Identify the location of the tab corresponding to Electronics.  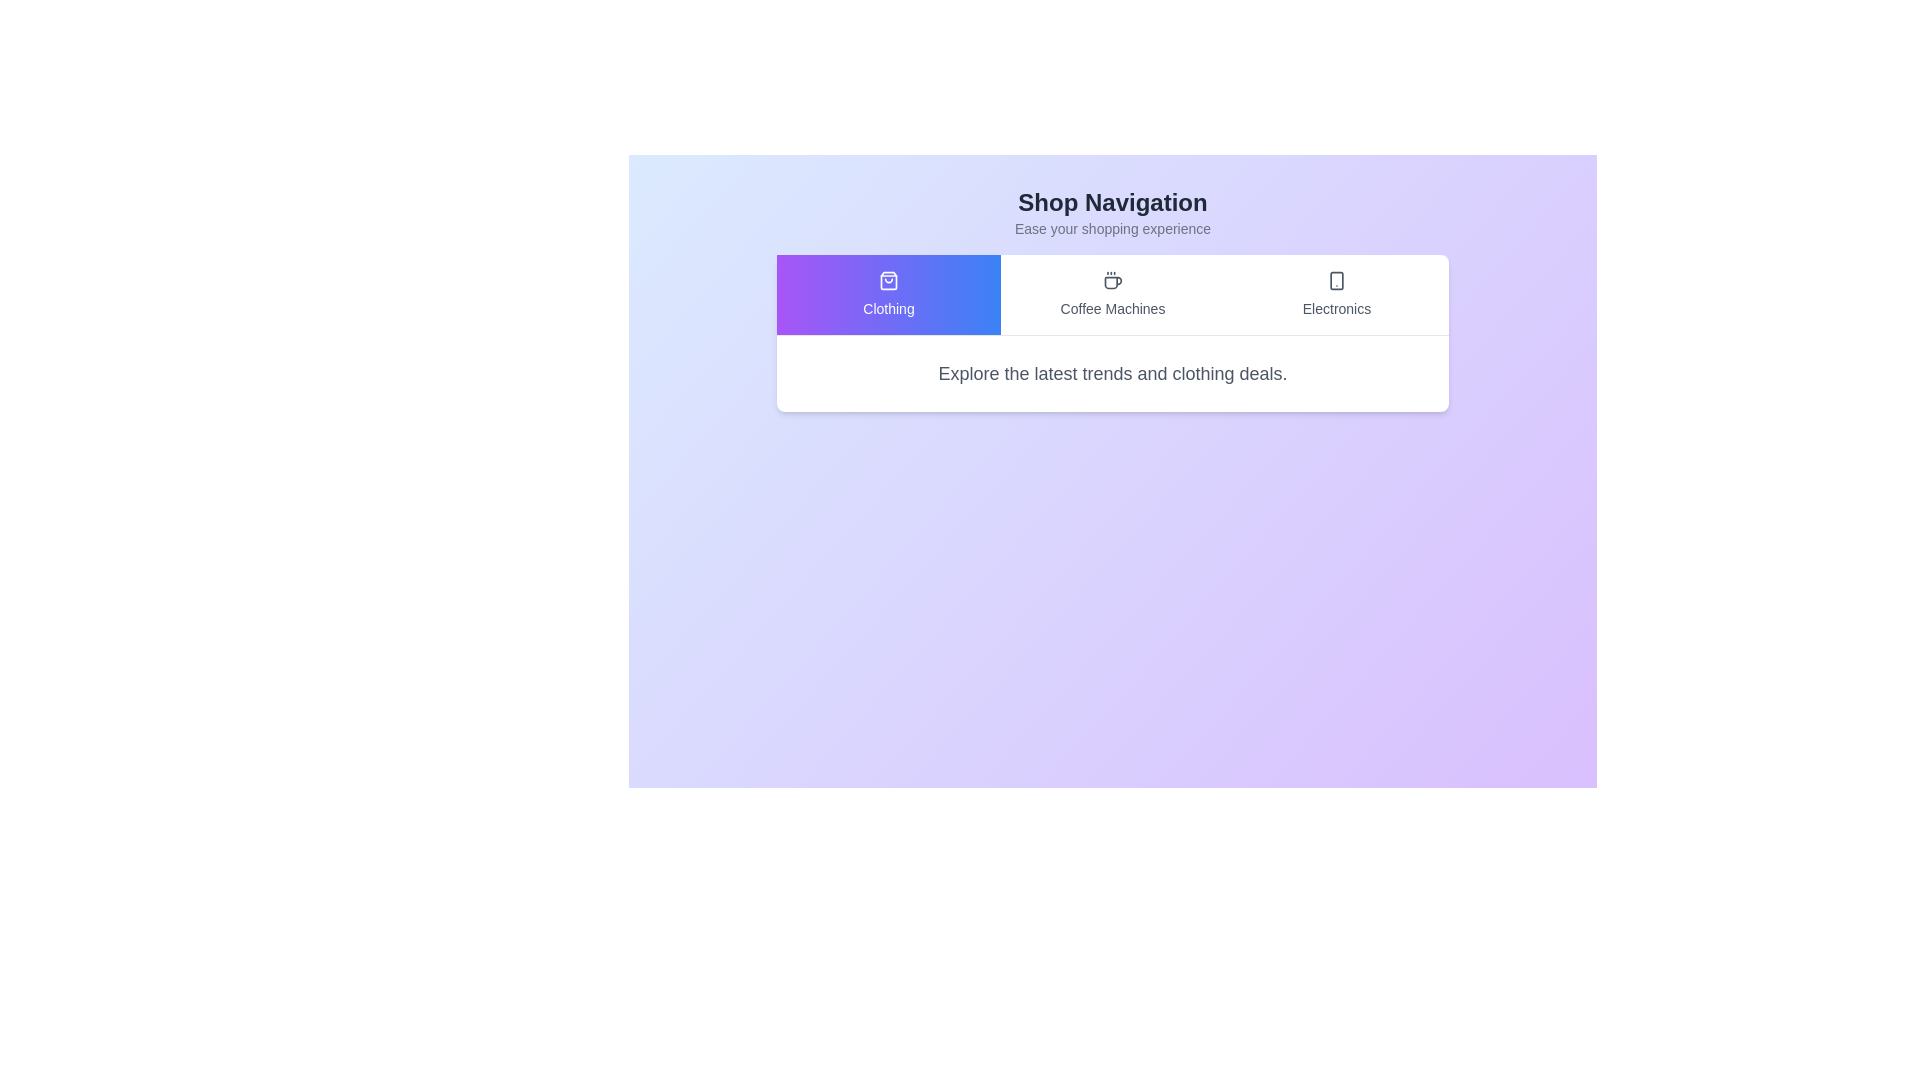
(1337, 294).